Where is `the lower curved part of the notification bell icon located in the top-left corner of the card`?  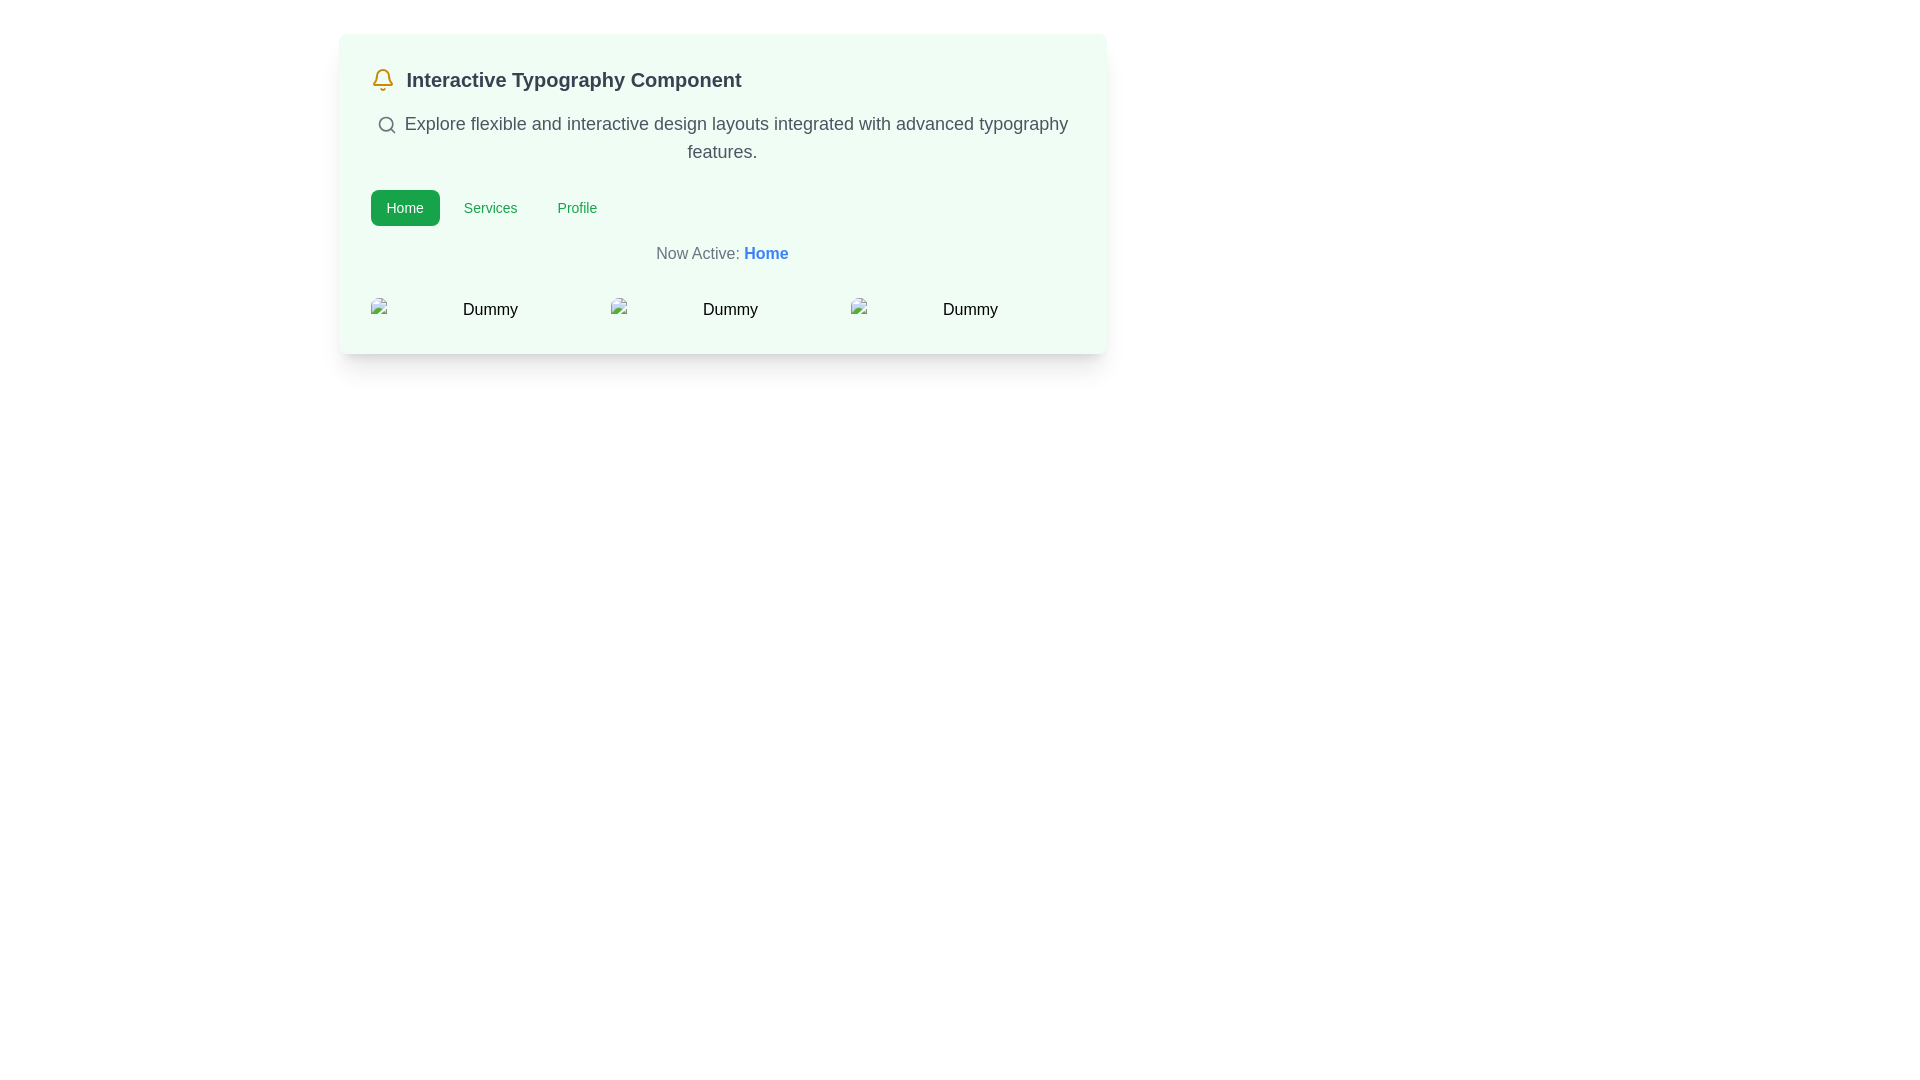 the lower curved part of the notification bell icon located in the top-left corner of the card is located at coordinates (382, 76).